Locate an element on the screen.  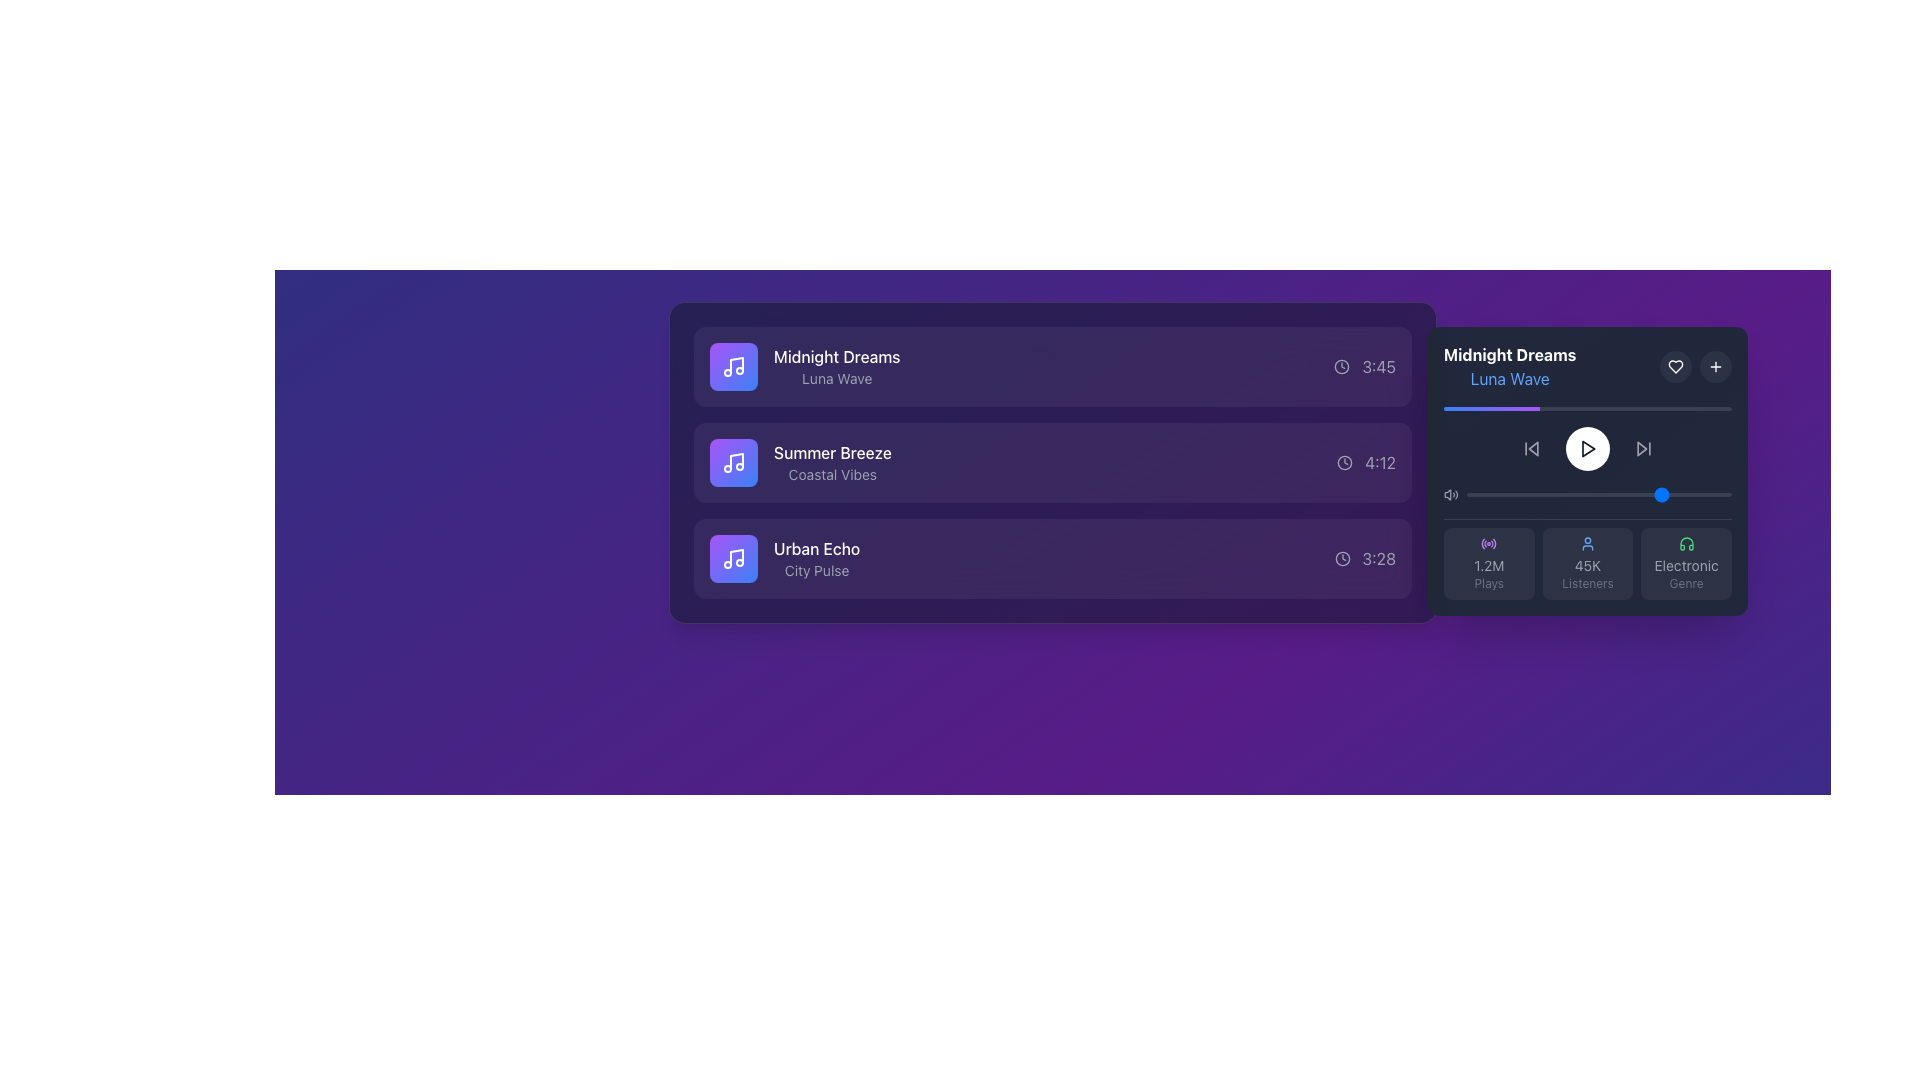
the controls located near the title 'Midnight Dreams' and subtitle 'Luna Wave' in the top section of the rightmost panel is located at coordinates (1587, 366).